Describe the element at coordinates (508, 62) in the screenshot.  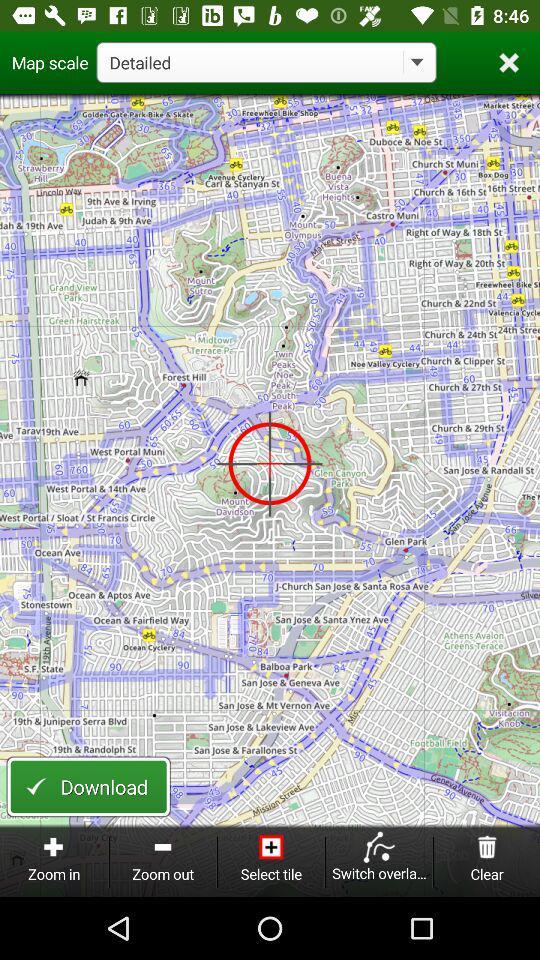
I see `the close icon` at that location.